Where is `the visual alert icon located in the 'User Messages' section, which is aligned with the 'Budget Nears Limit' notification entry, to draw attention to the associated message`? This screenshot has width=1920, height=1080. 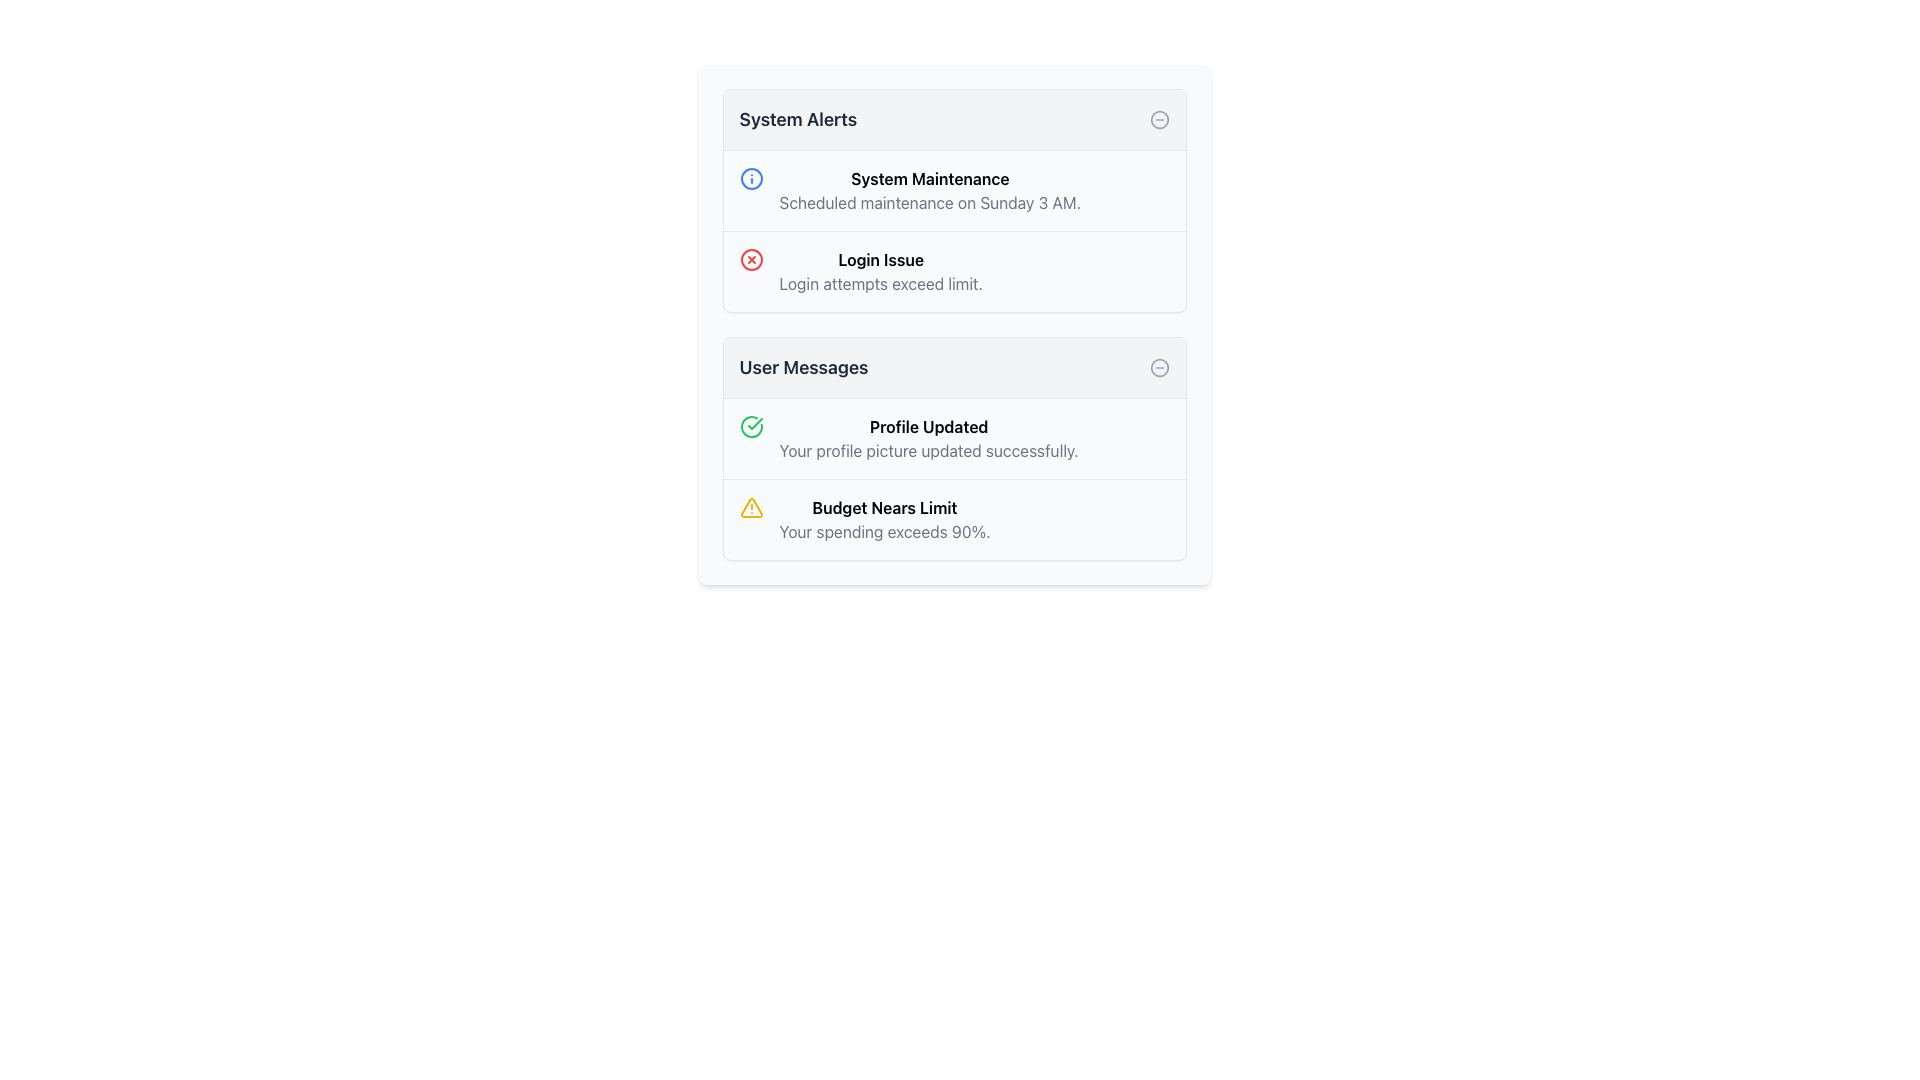 the visual alert icon located in the 'User Messages' section, which is aligned with the 'Budget Nears Limit' notification entry, to draw attention to the associated message is located at coordinates (750, 507).